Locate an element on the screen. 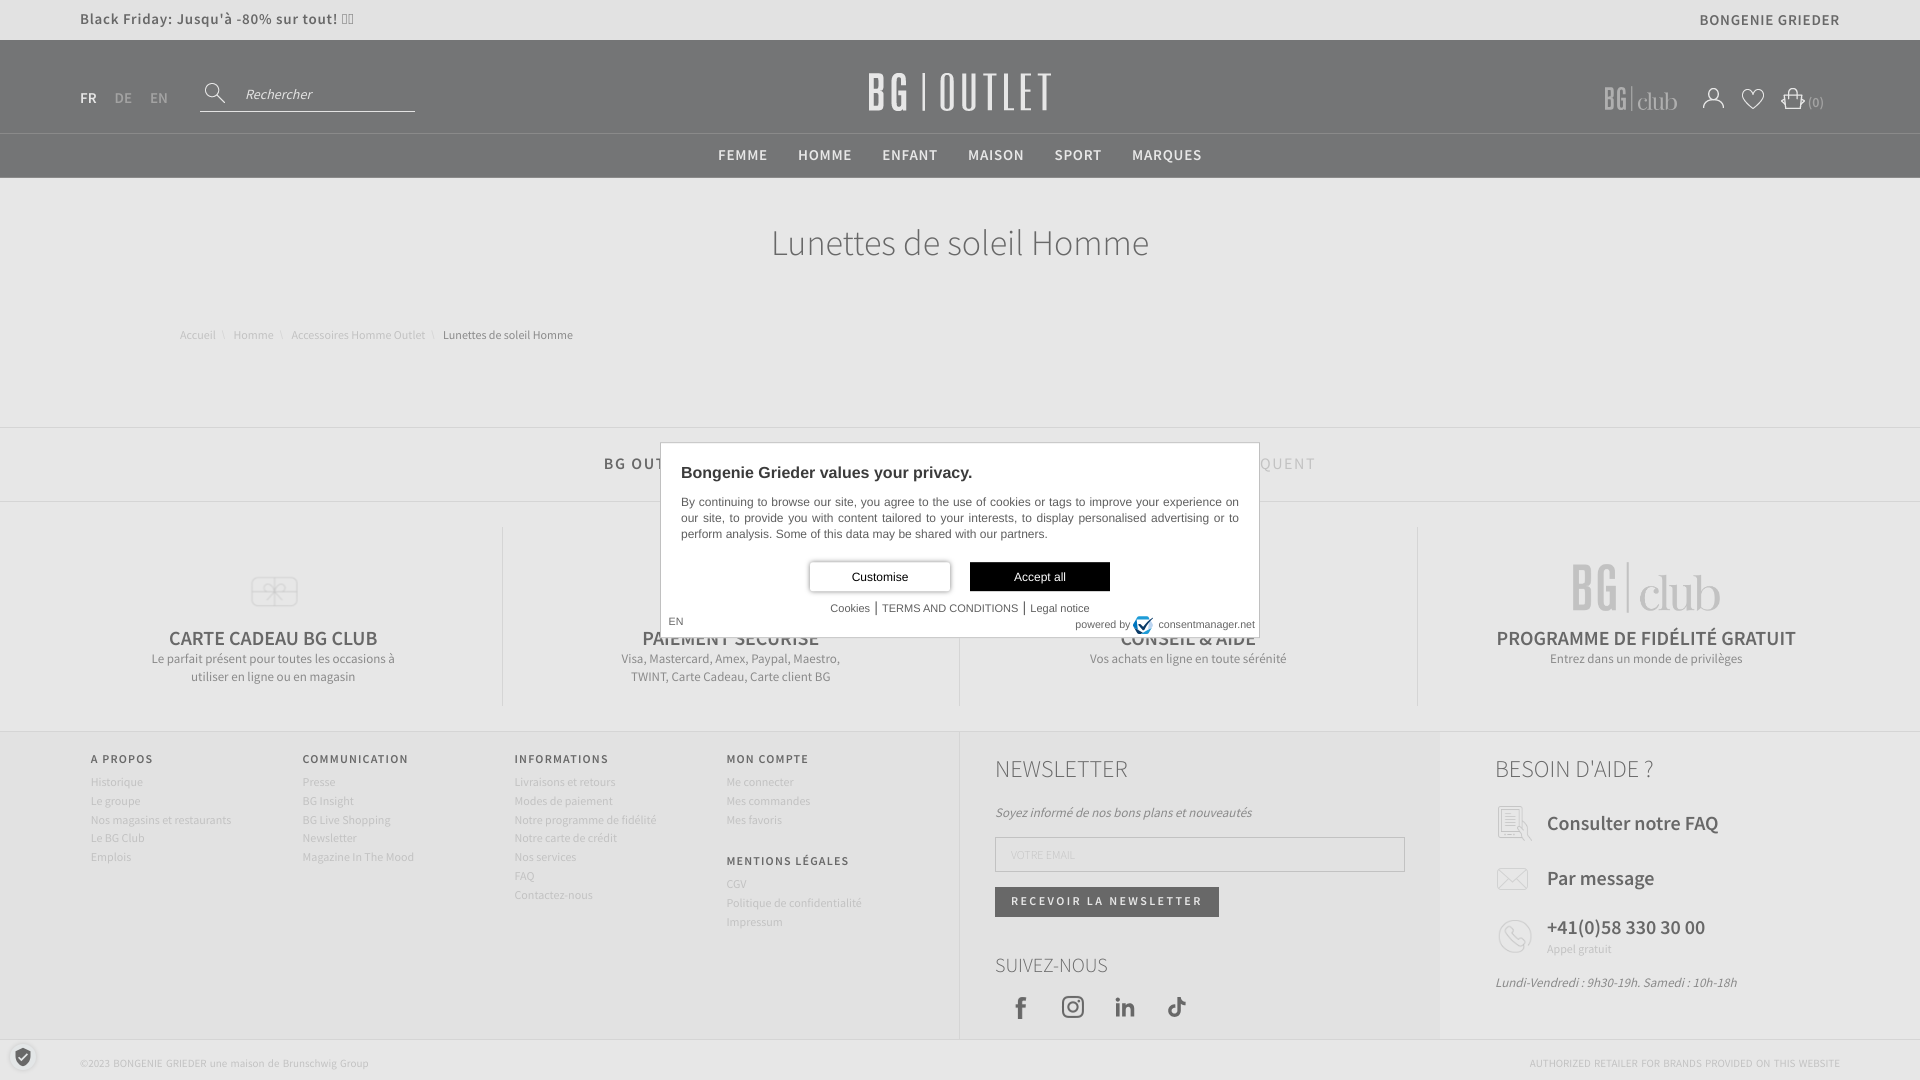 The height and width of the screenshot is (1080, 1920). 'Newsletter' is located at coordinates (330, 838).